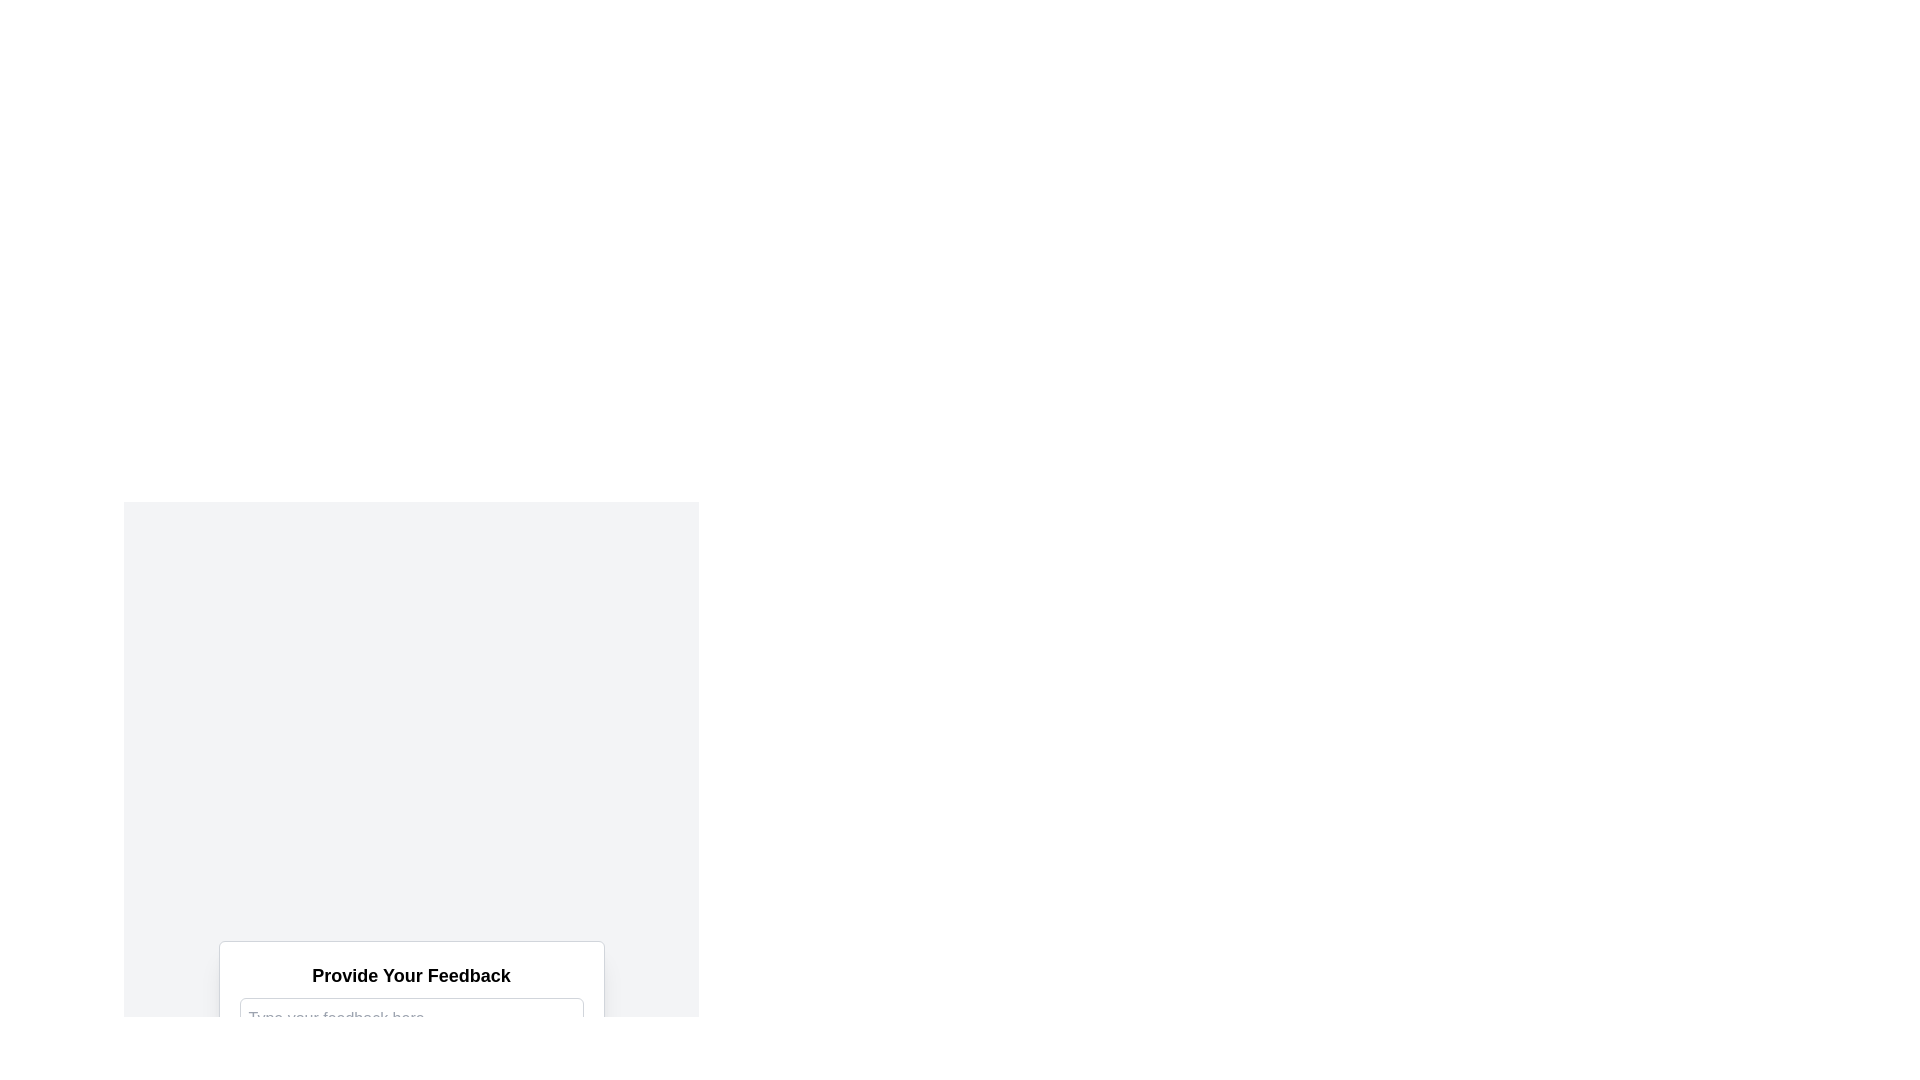  What do you see at coordinates (410, 974) in the screenshot?
I see `the Text Header that serves as a title indicating the purpose of the feedback section, positioned above the feedback text input box and the 'Submit' and 'Cancel' buttons` at bounding box center [410, 974].